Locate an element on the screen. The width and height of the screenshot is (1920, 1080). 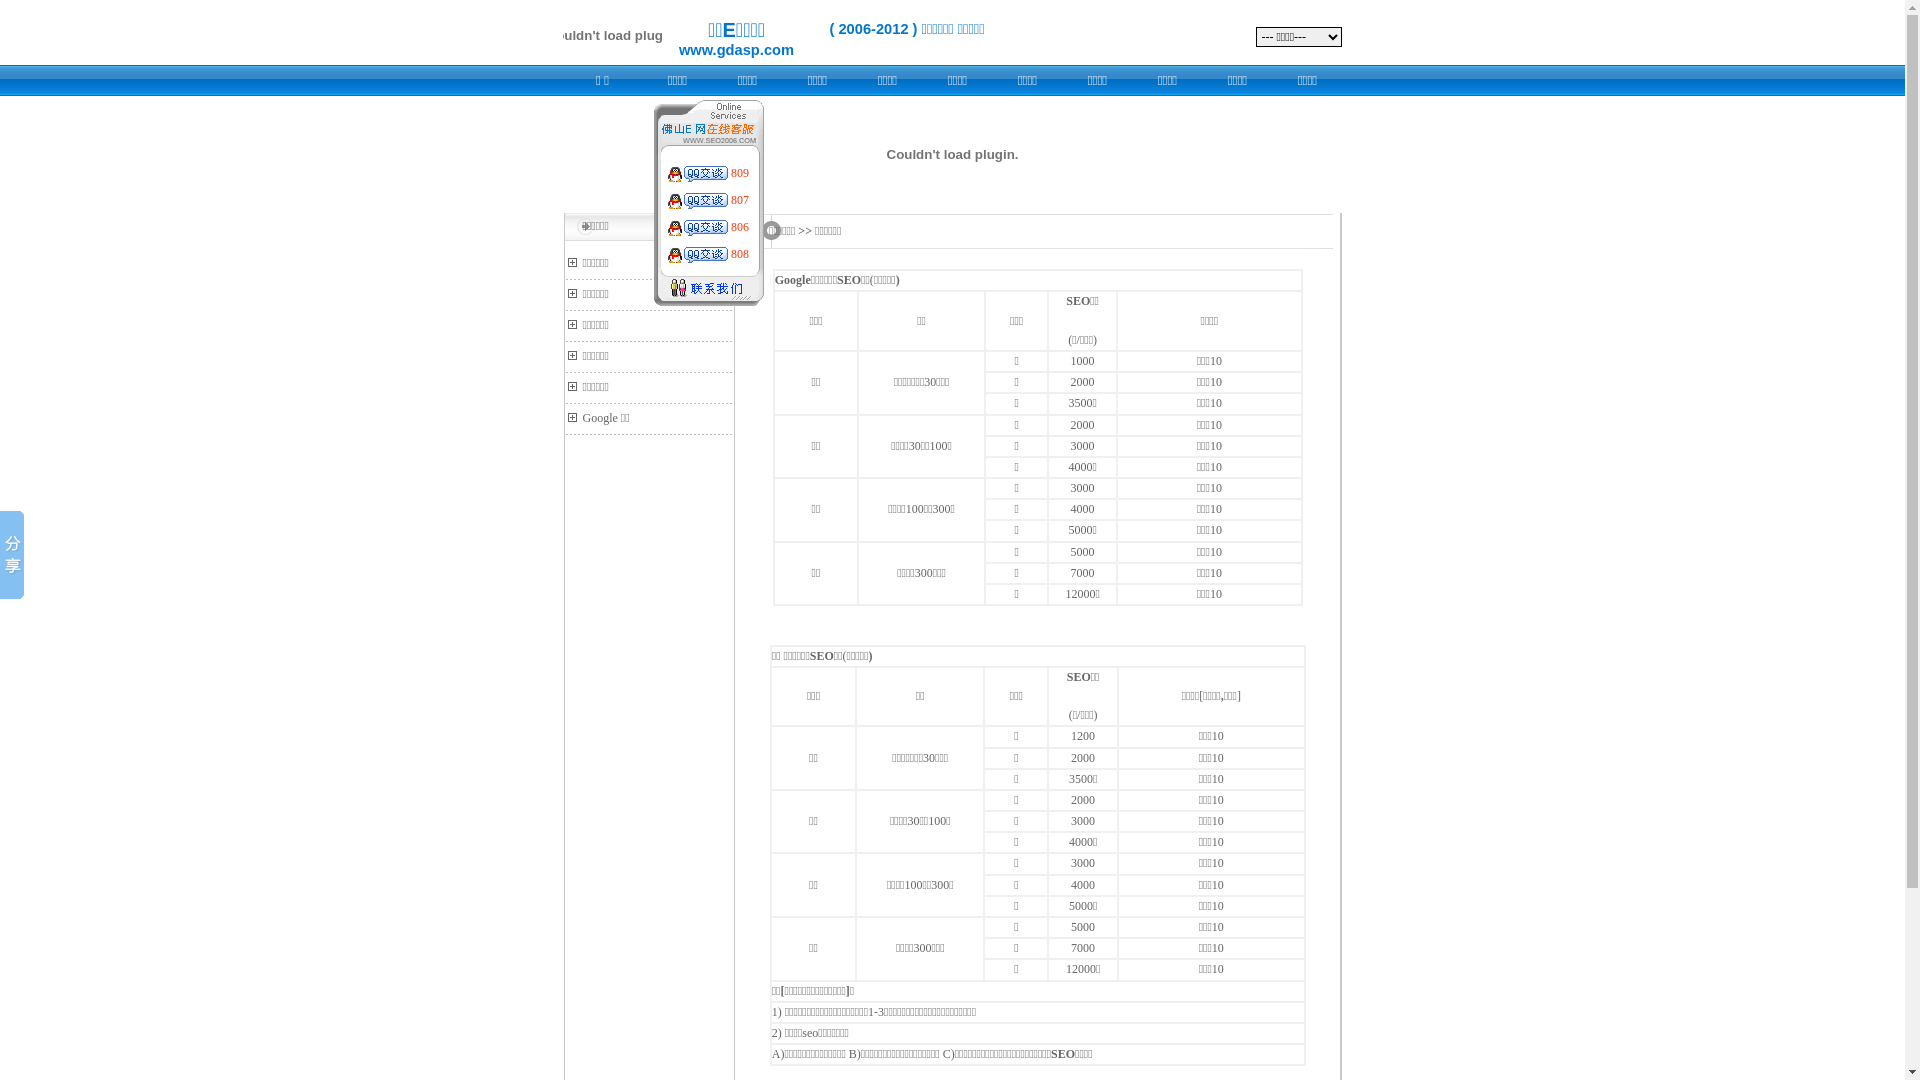
'806' is located at coordinates (738, 226).